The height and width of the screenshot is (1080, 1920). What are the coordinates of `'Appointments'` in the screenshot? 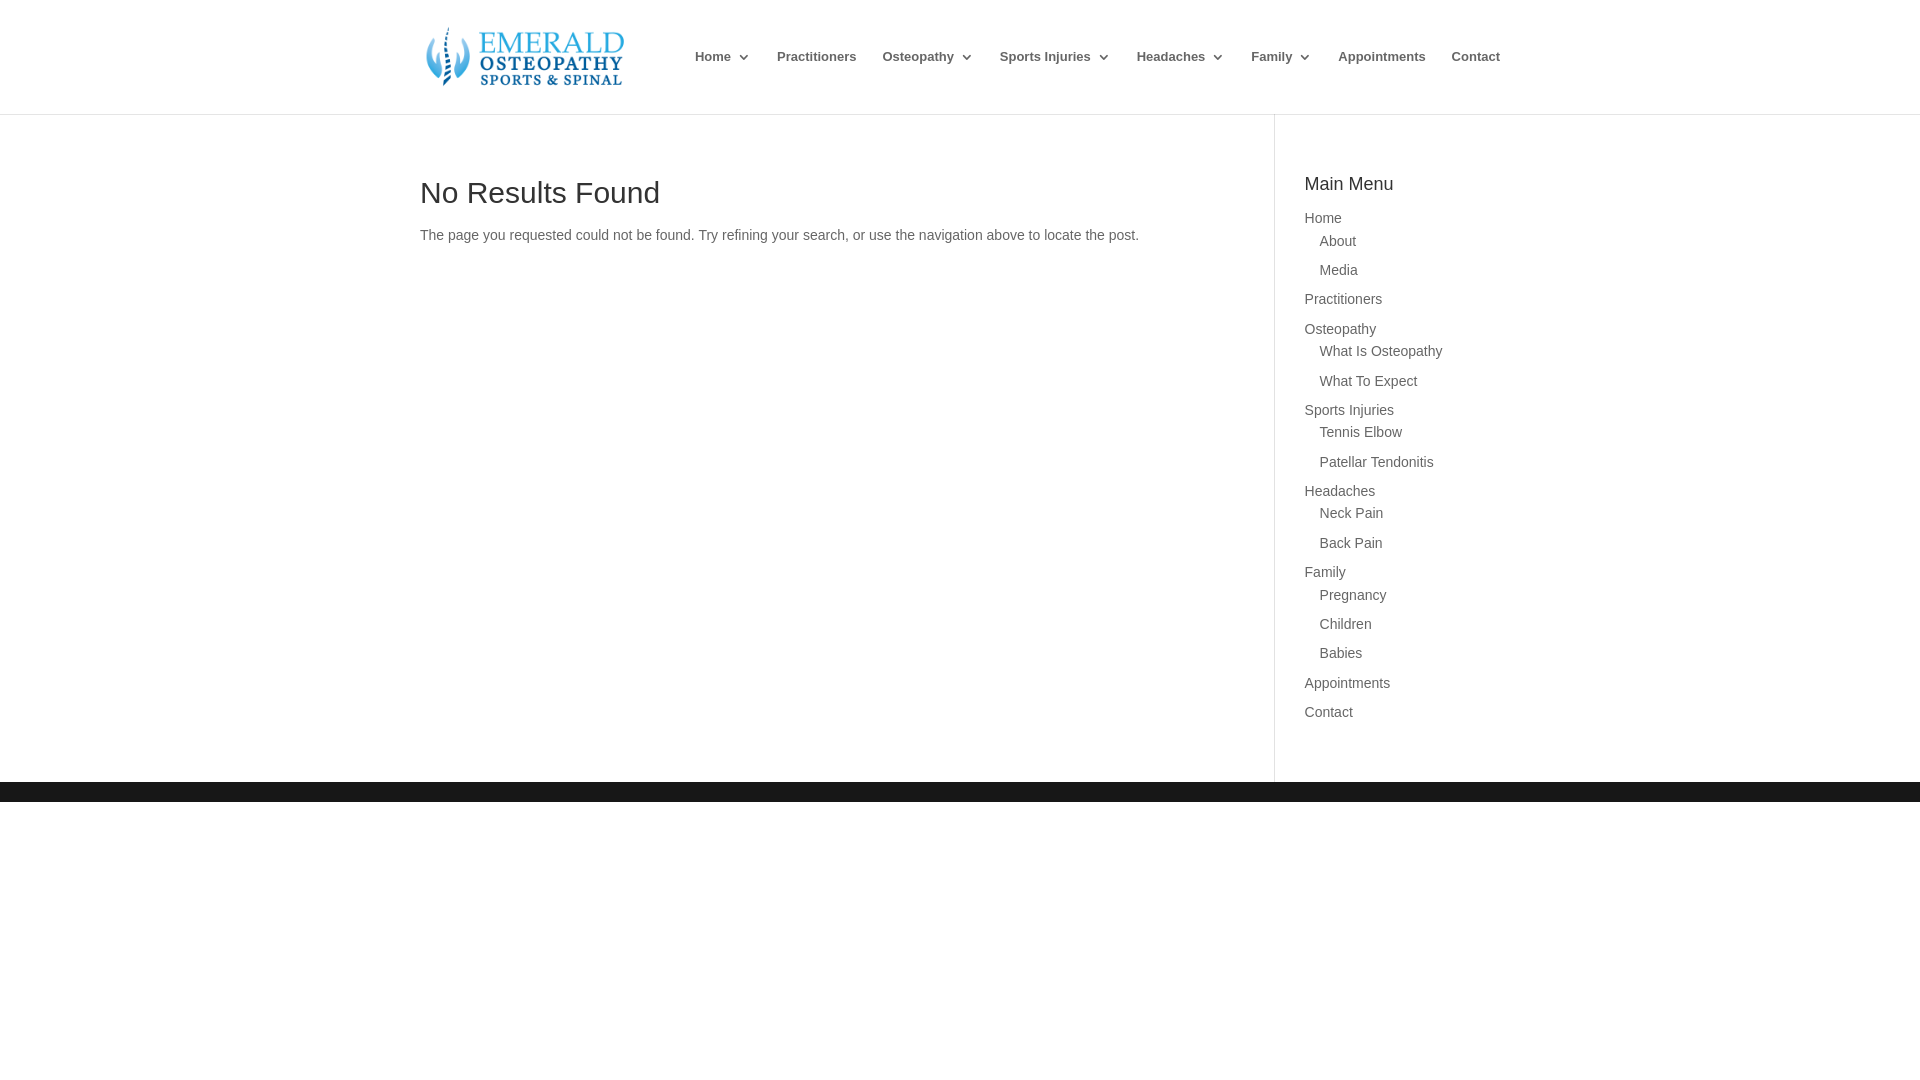 It's located at (1348, 681).